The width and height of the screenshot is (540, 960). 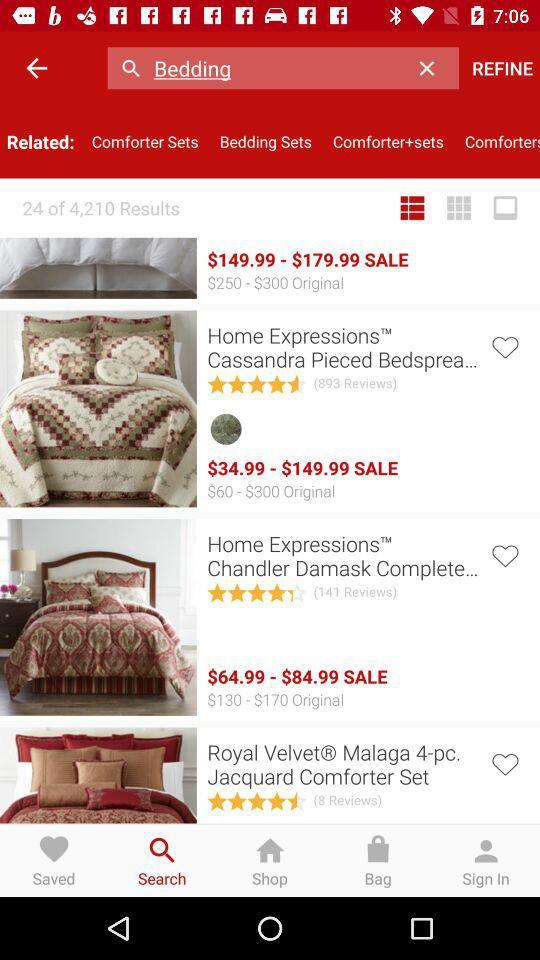 I want to click on this item, so click(x=503, y=345).